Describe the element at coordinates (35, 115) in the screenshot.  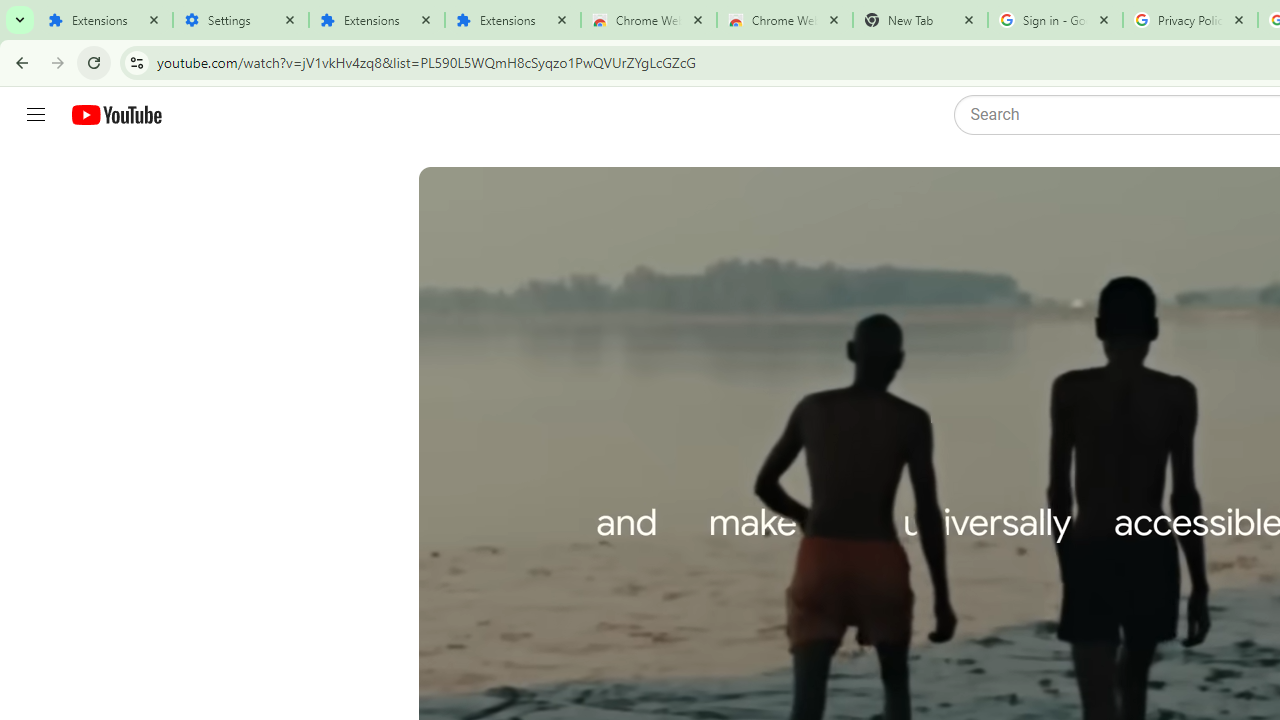
I see `'Guide'` at that location.